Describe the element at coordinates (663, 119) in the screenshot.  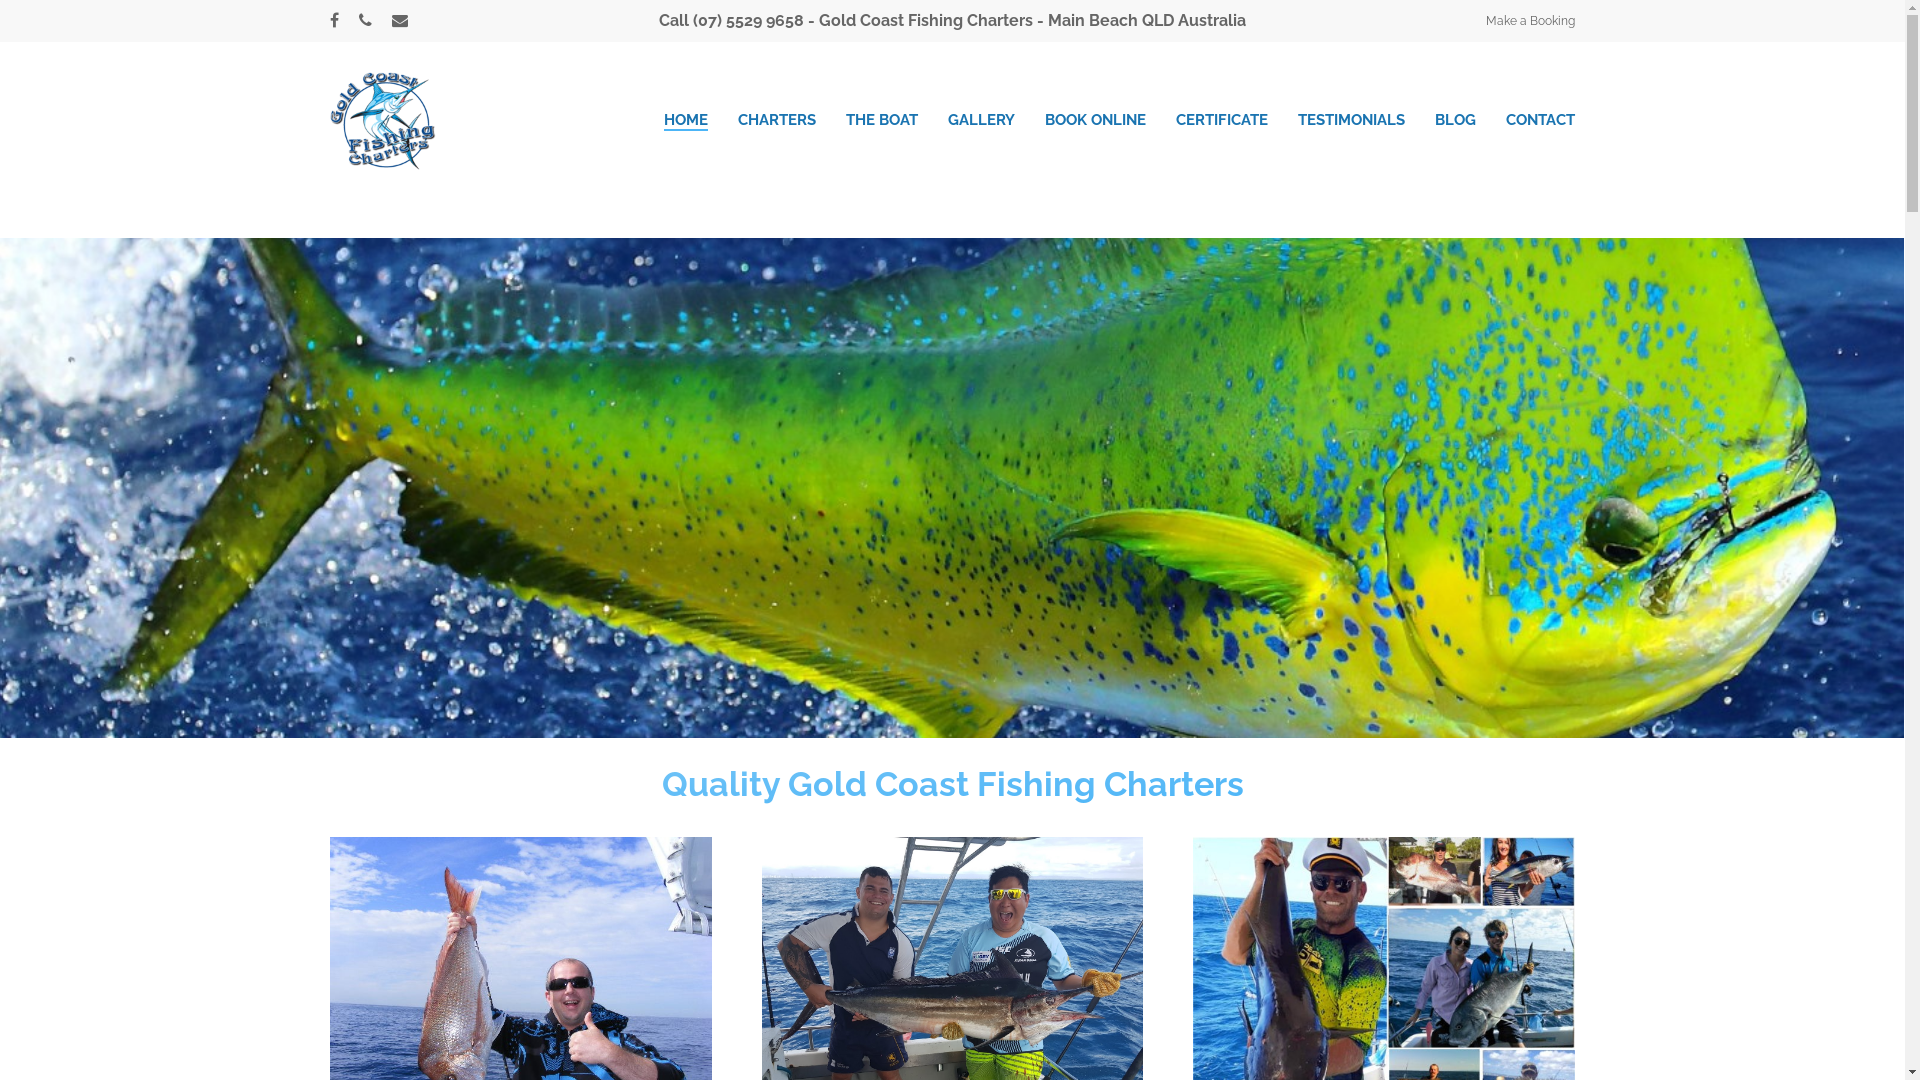
I see `'HOME'` at that location.